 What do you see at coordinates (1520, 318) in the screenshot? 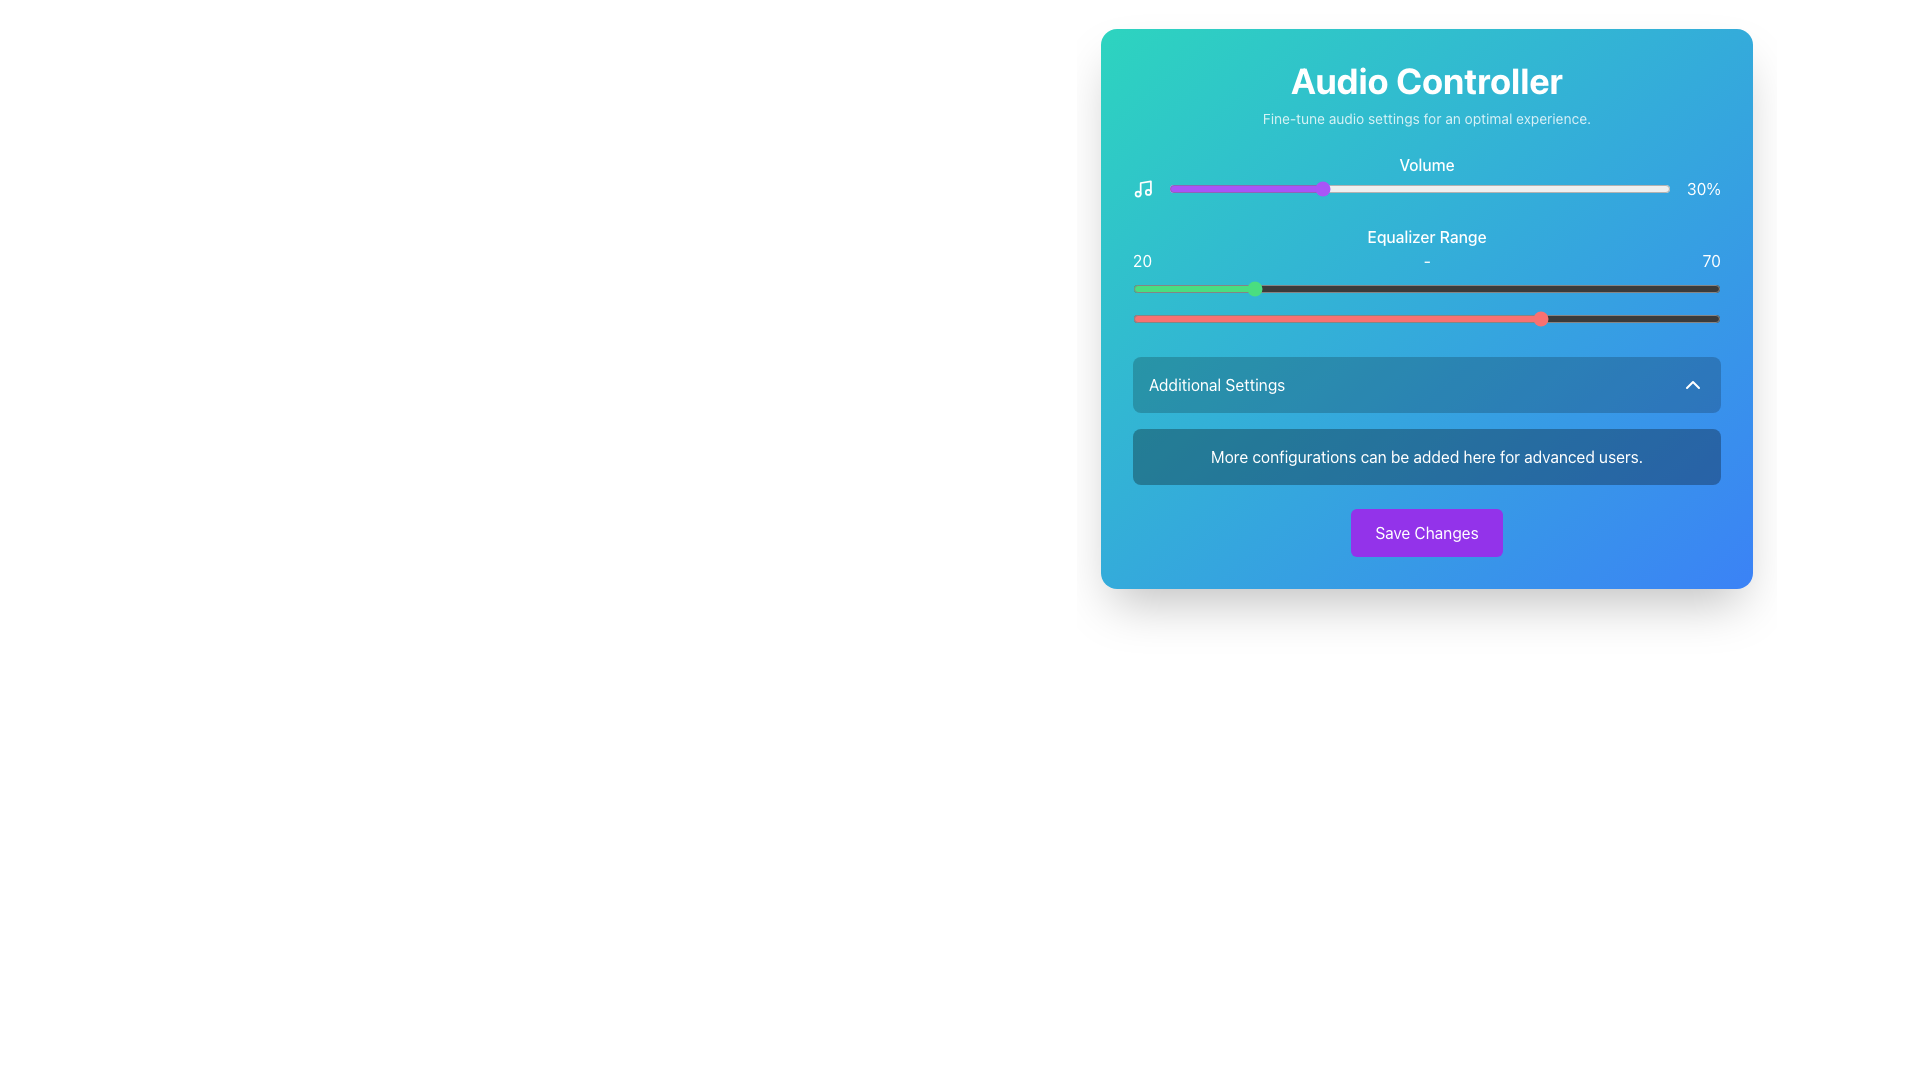
I see `the equalizer range` at bounding box center [1520, 318].